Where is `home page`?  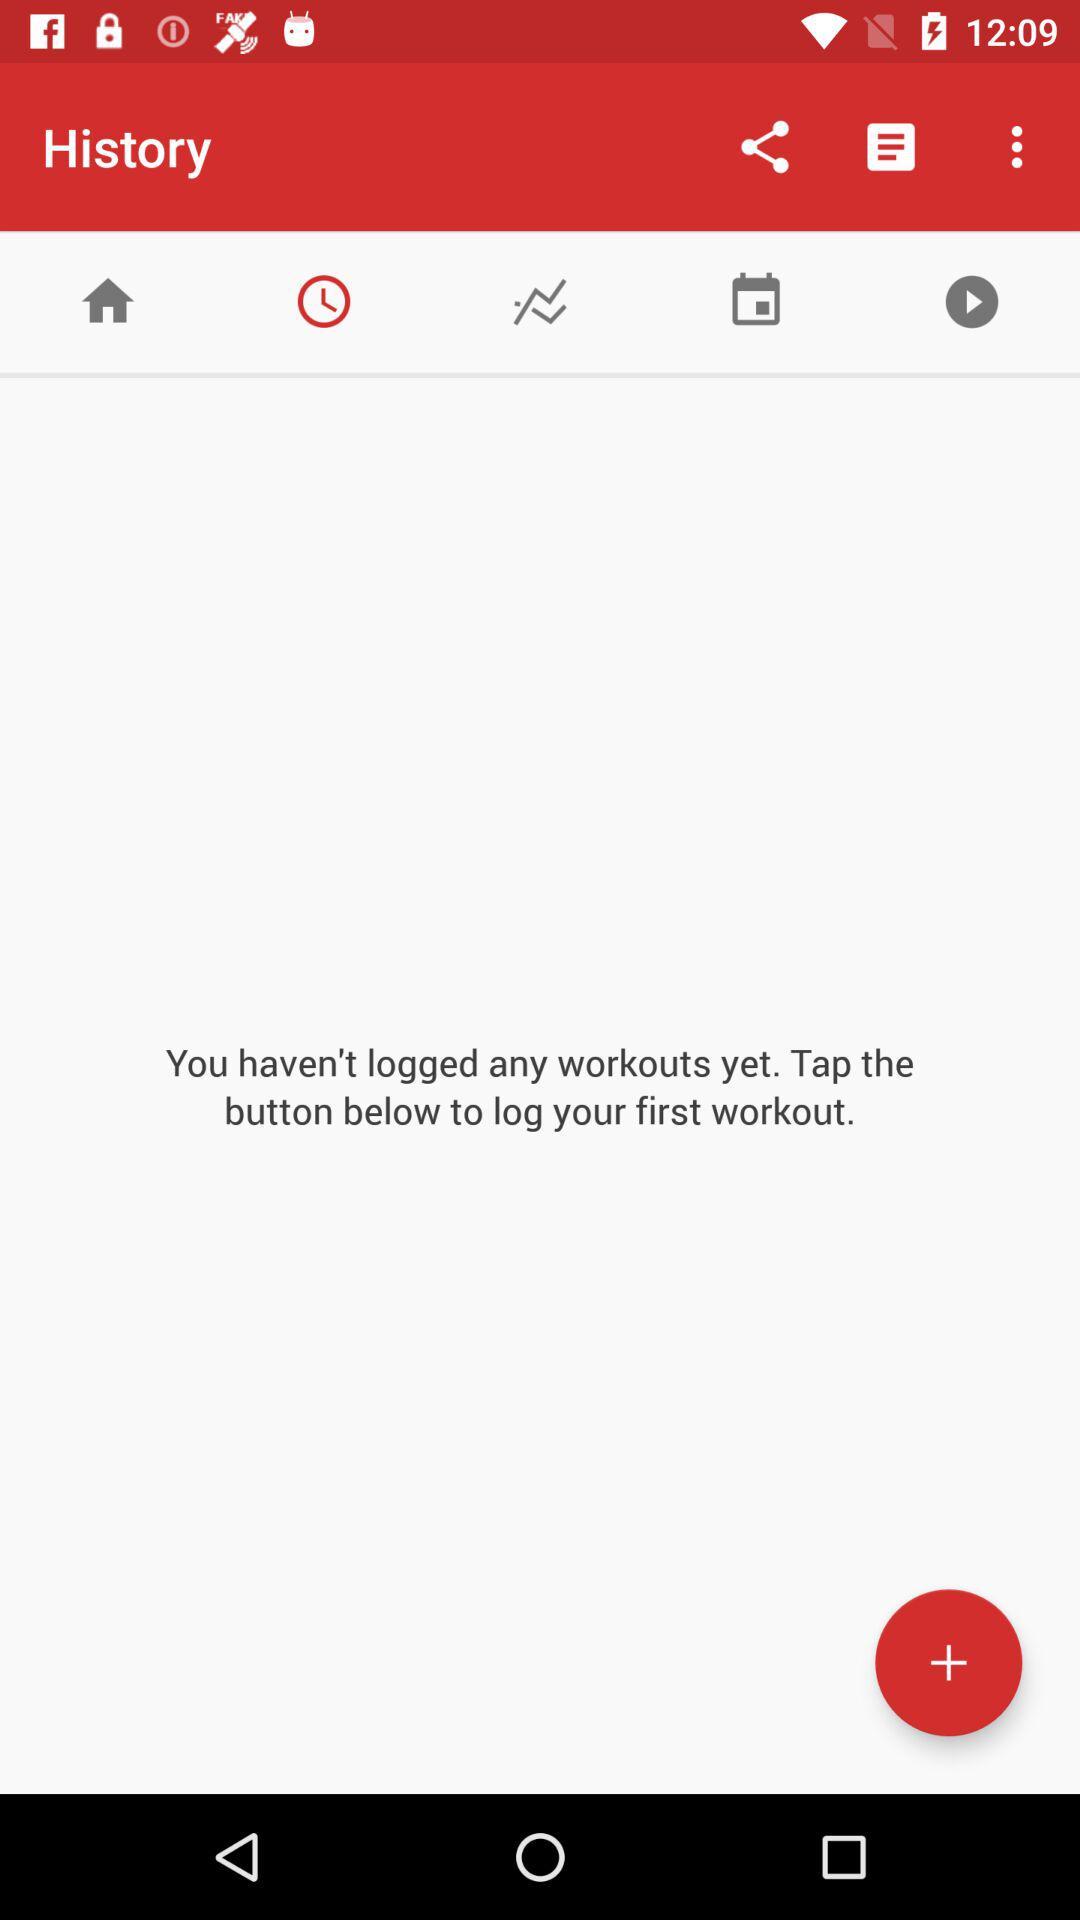 home page is located at coordinates (108, 300).